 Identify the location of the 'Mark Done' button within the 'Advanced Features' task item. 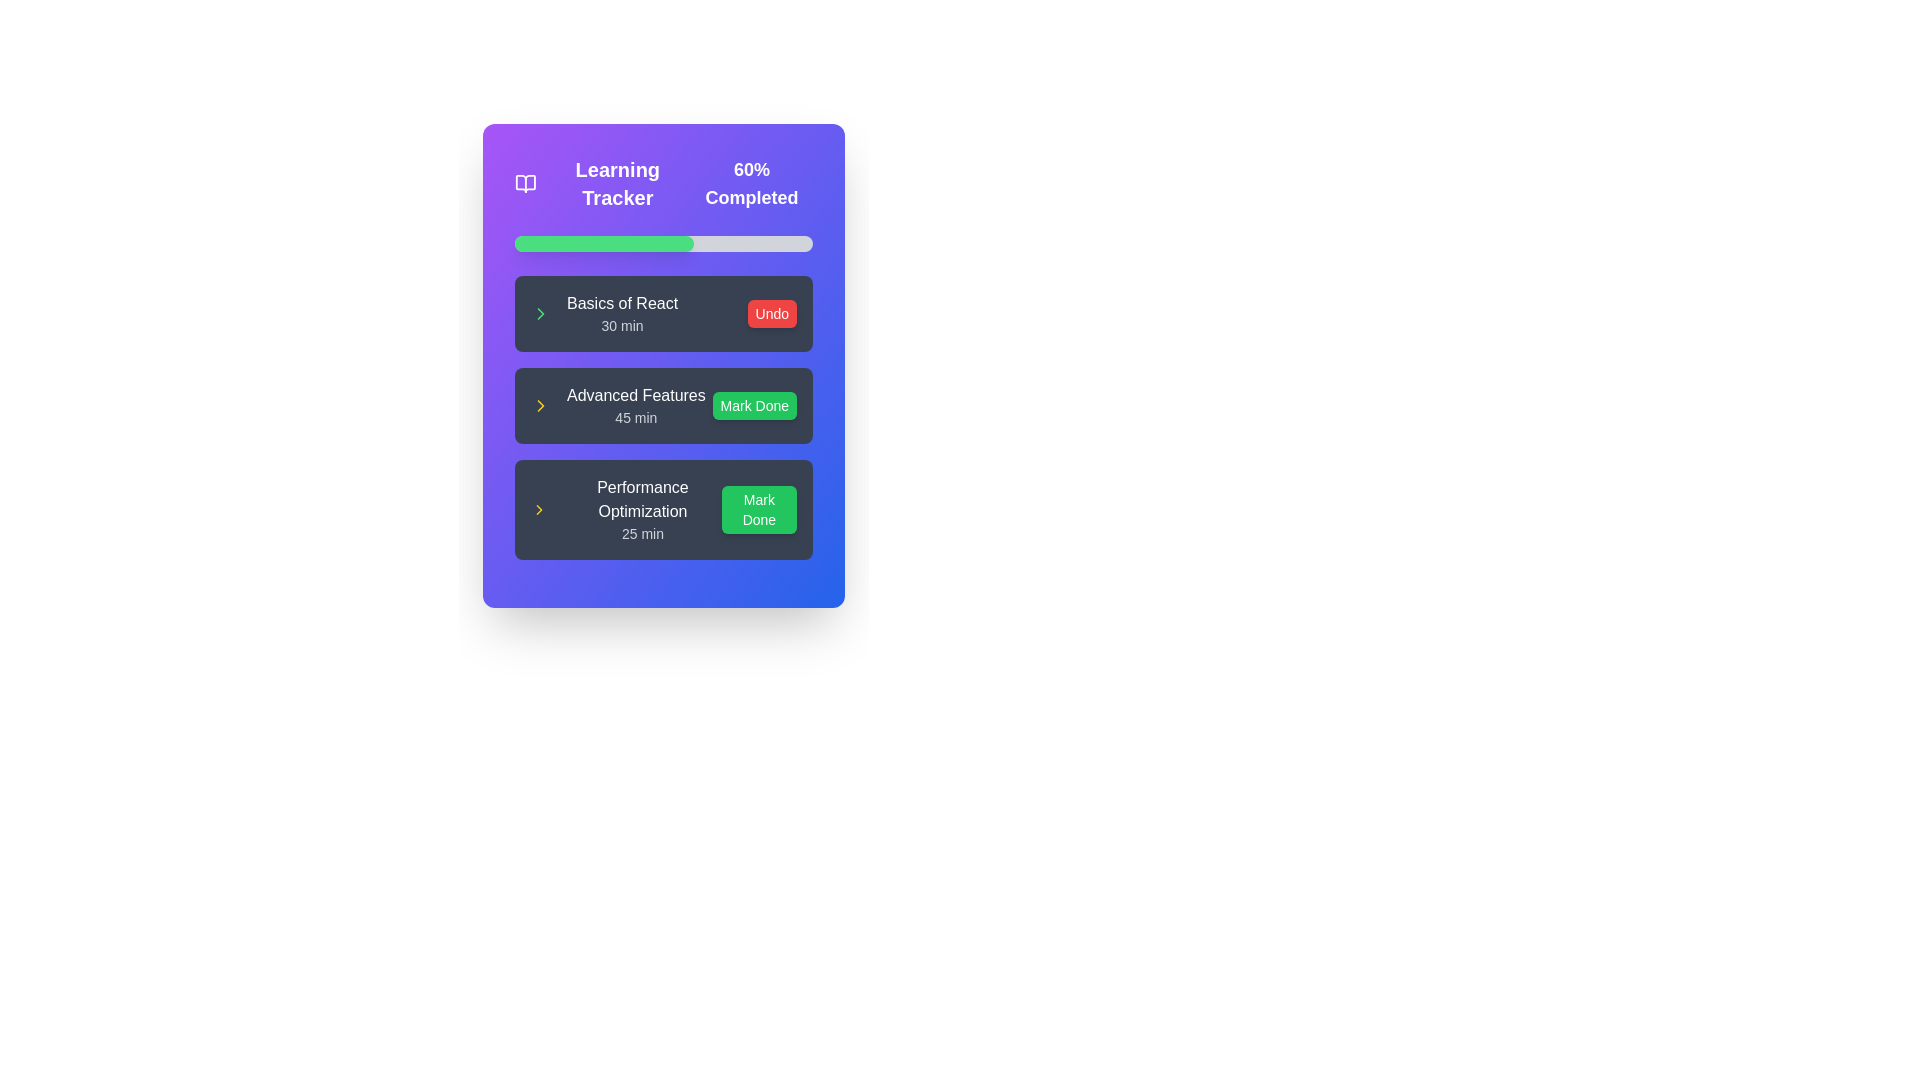
(663, 416).